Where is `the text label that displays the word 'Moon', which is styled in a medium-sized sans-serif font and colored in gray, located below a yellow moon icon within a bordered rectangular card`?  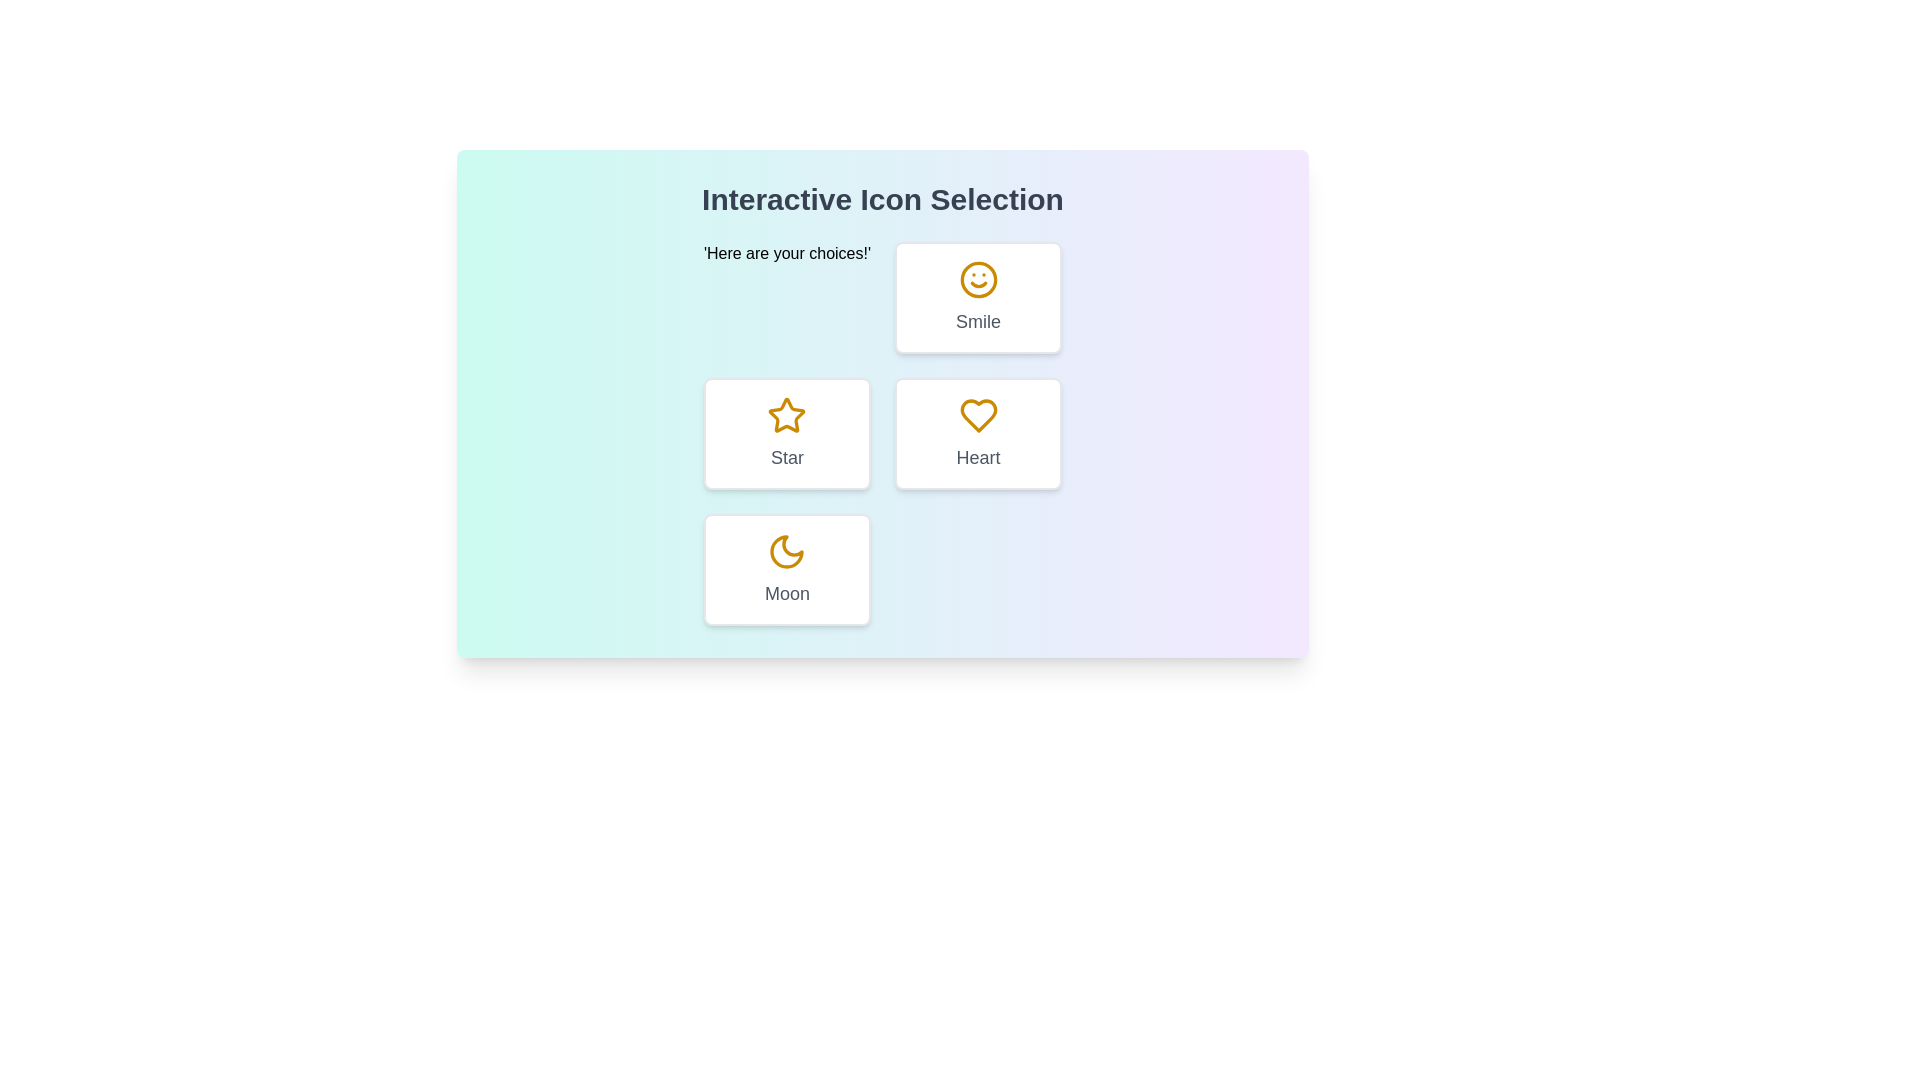 the text label that displays the word 'Moon', which is styled in a medium-sized sans-serif font and colored in gray, located below a yellow moon icon within a bordered rectangular card is located at coordinates (786, 593).